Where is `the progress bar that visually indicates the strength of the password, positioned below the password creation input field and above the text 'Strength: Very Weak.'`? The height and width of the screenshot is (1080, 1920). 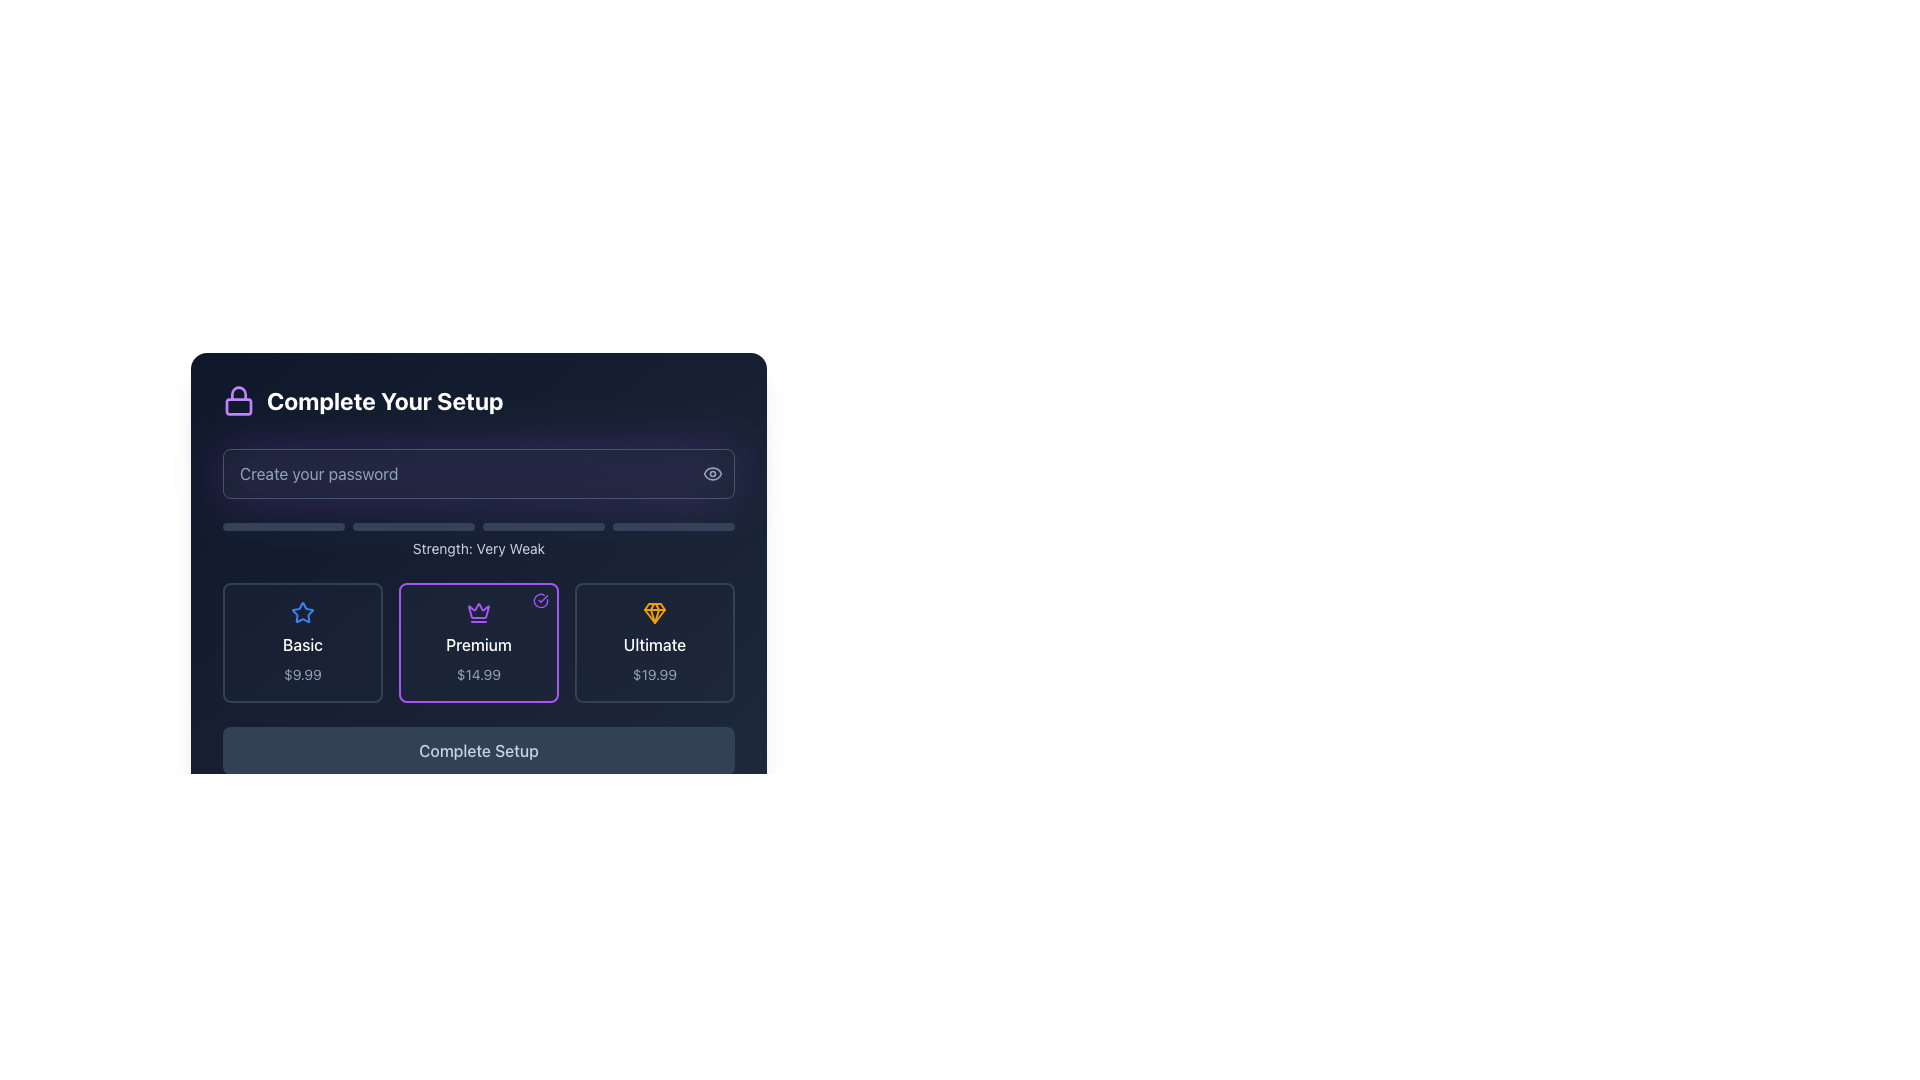
the progress bar that visually indicates the strength of the password, positioned below the password creation input field and above the text 'Strength: Very Weak.' is located at coordinates (478, 526).